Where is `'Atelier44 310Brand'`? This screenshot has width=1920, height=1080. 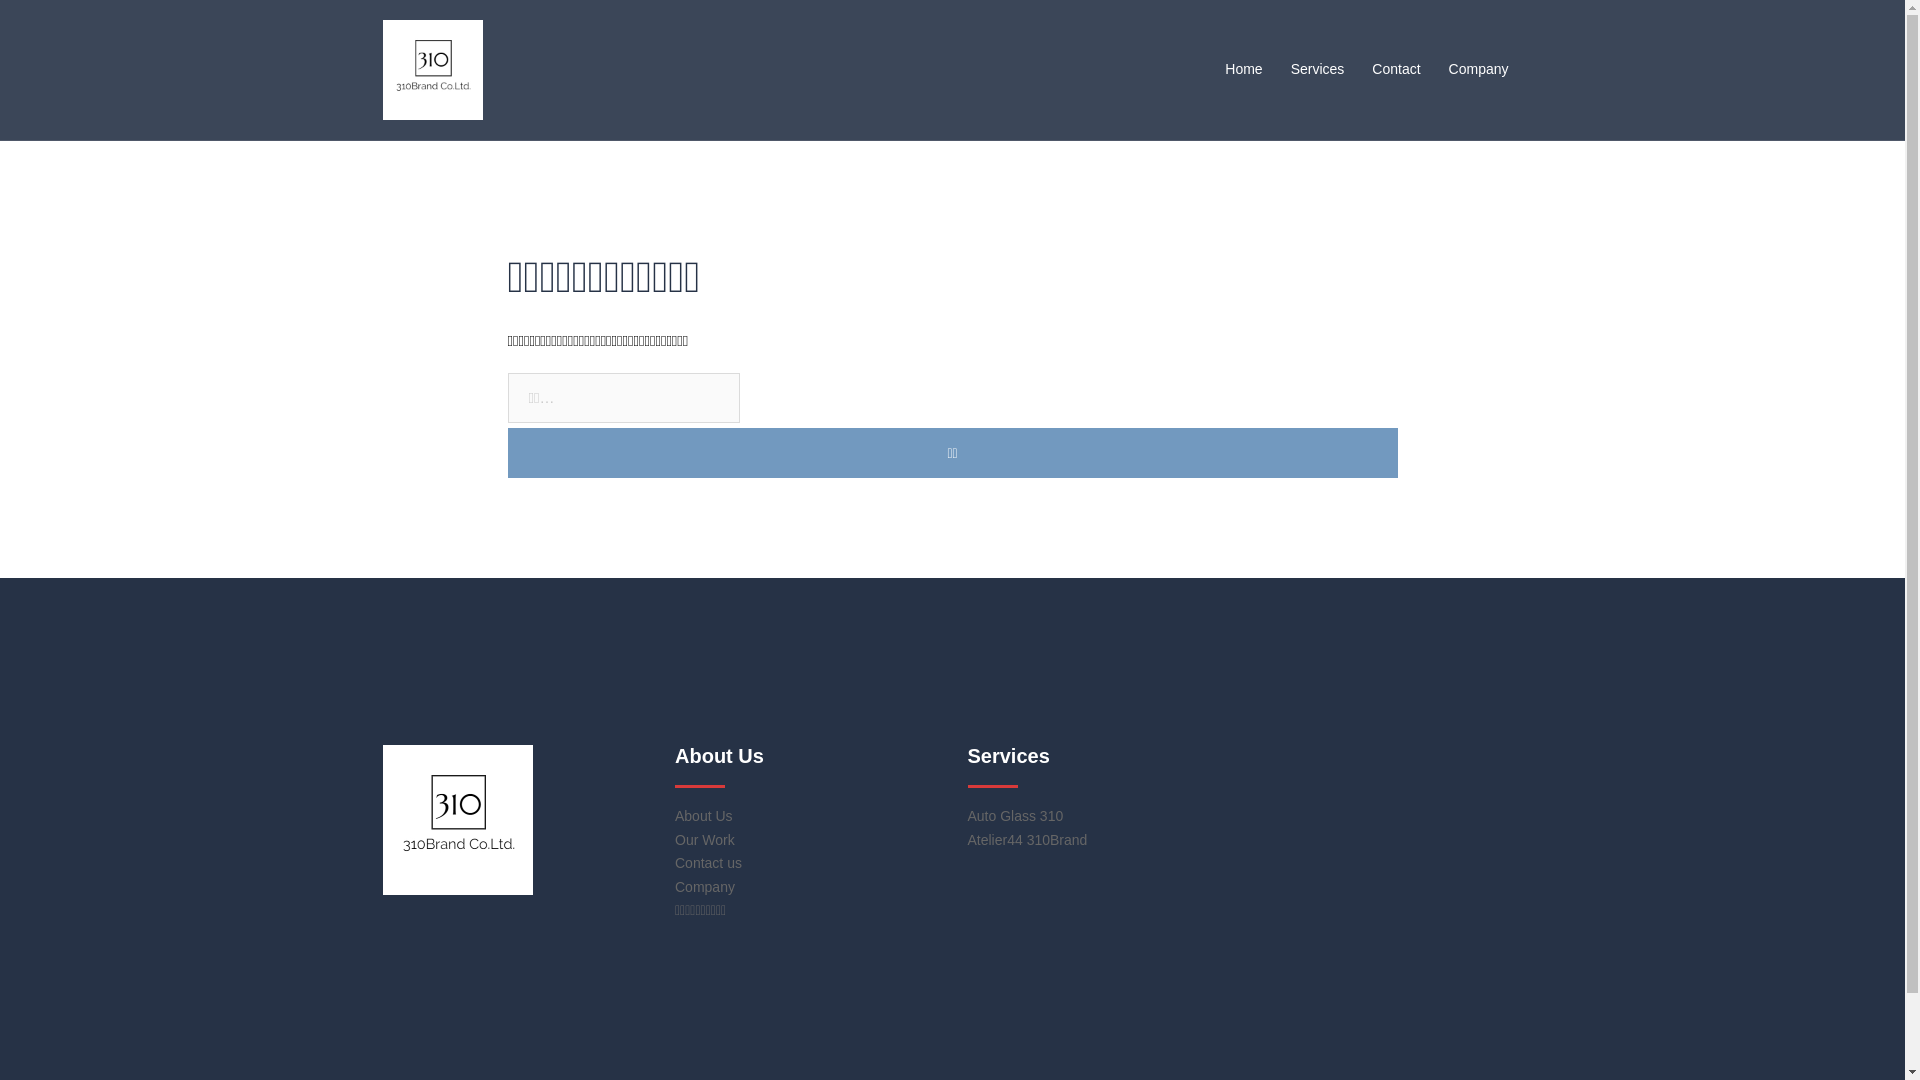
'Atelier44 310Brand' is located at coordinates (1027, 840).